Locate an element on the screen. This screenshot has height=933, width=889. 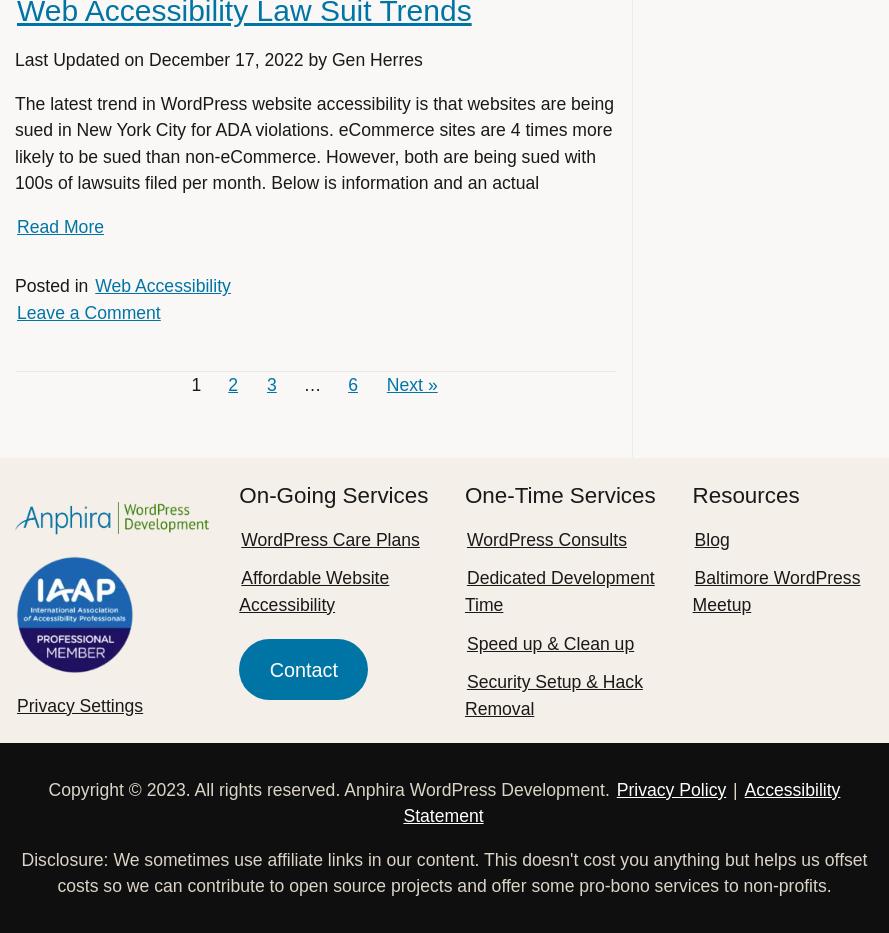
'Resources' is located at coordinates (744, 495).